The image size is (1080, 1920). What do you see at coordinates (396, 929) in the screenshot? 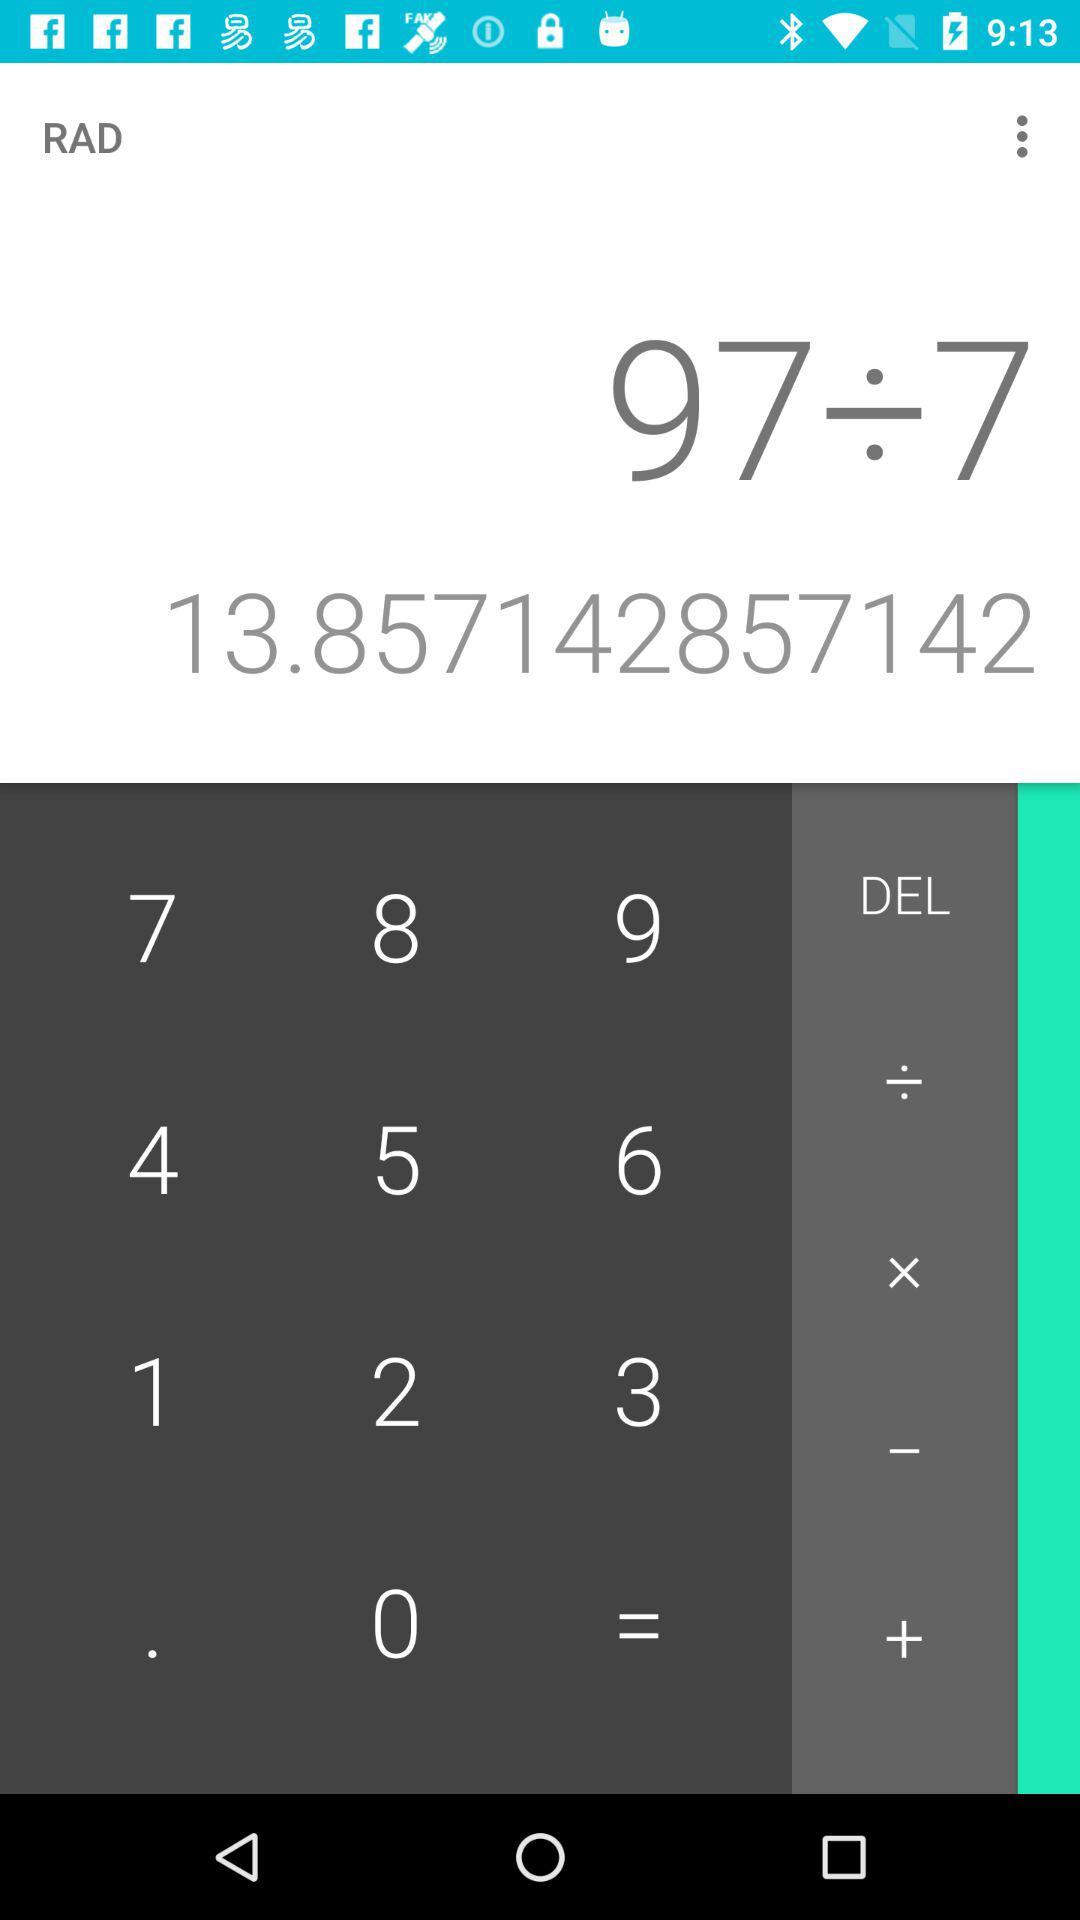
I see `the item to the left of the 9 item` at bounding box center [396, 929].